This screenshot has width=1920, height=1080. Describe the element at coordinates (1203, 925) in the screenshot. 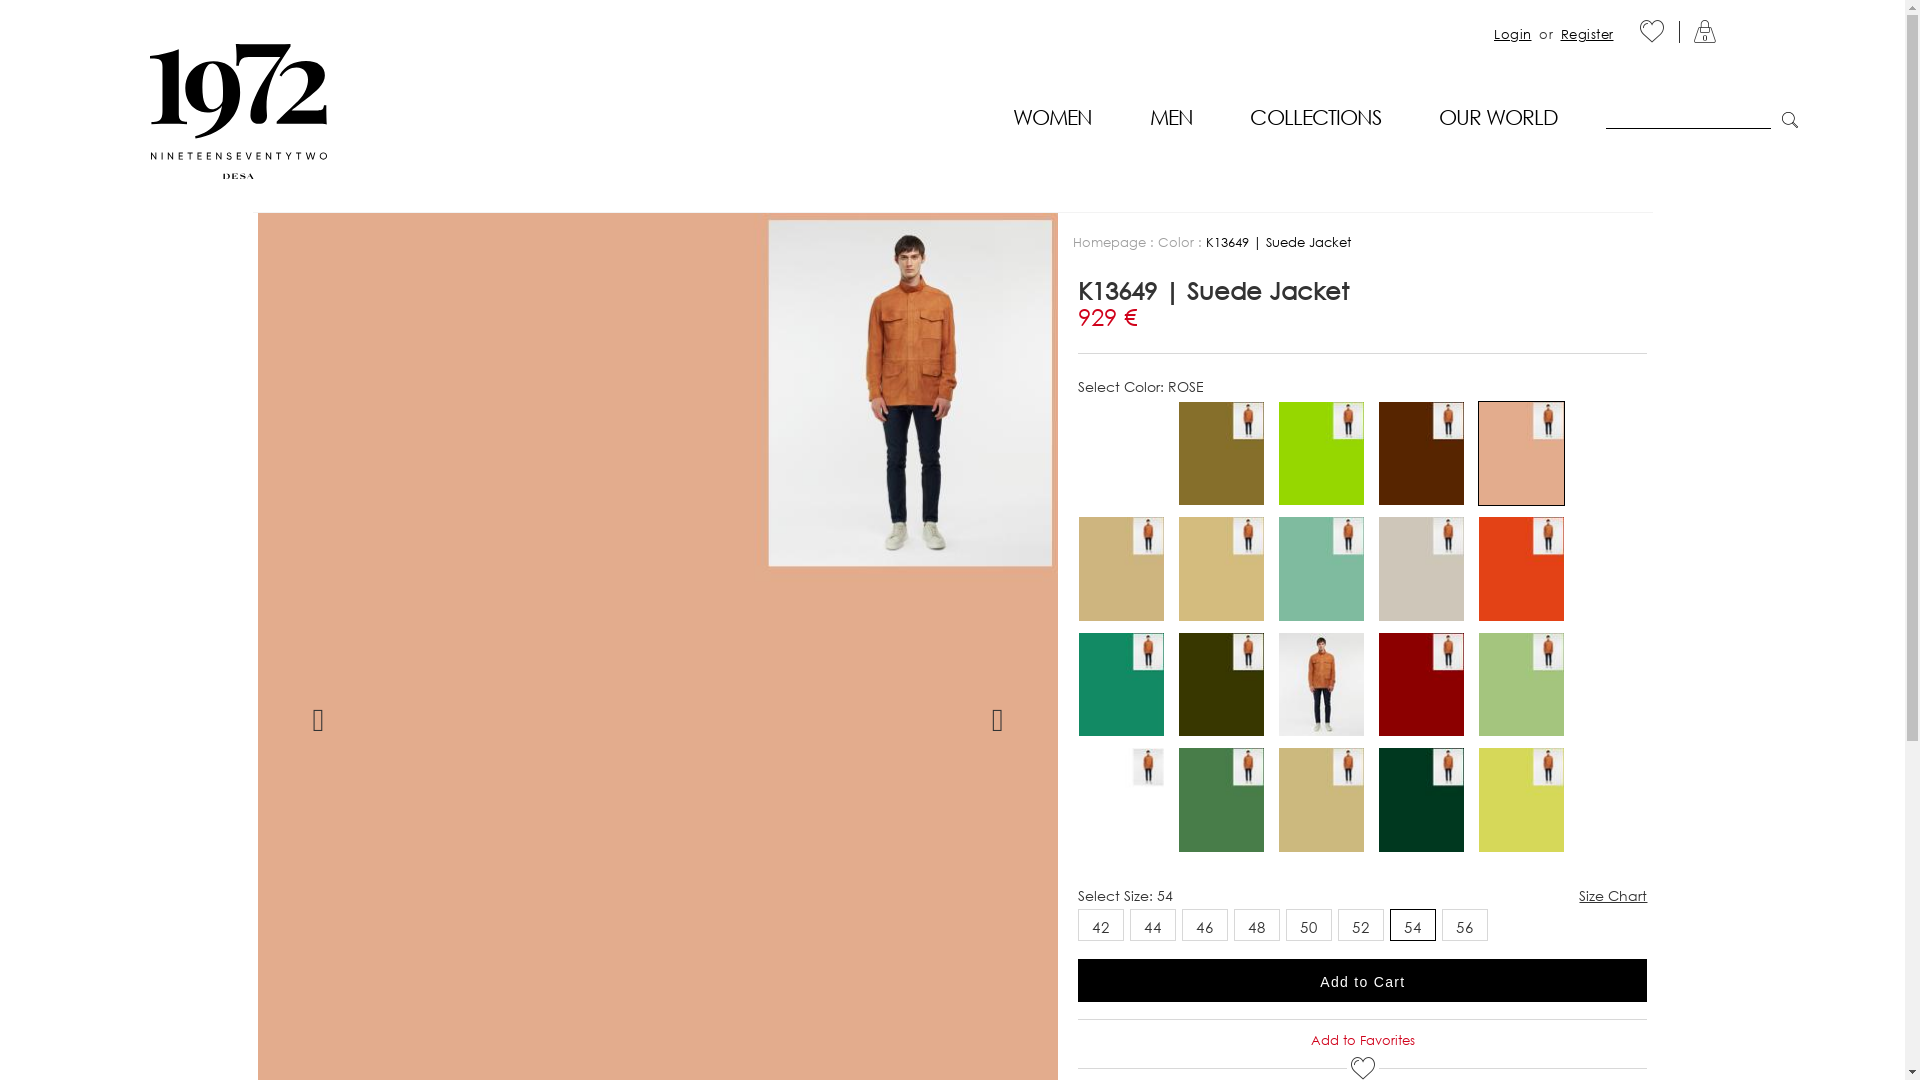

I see `'46'` at that location.